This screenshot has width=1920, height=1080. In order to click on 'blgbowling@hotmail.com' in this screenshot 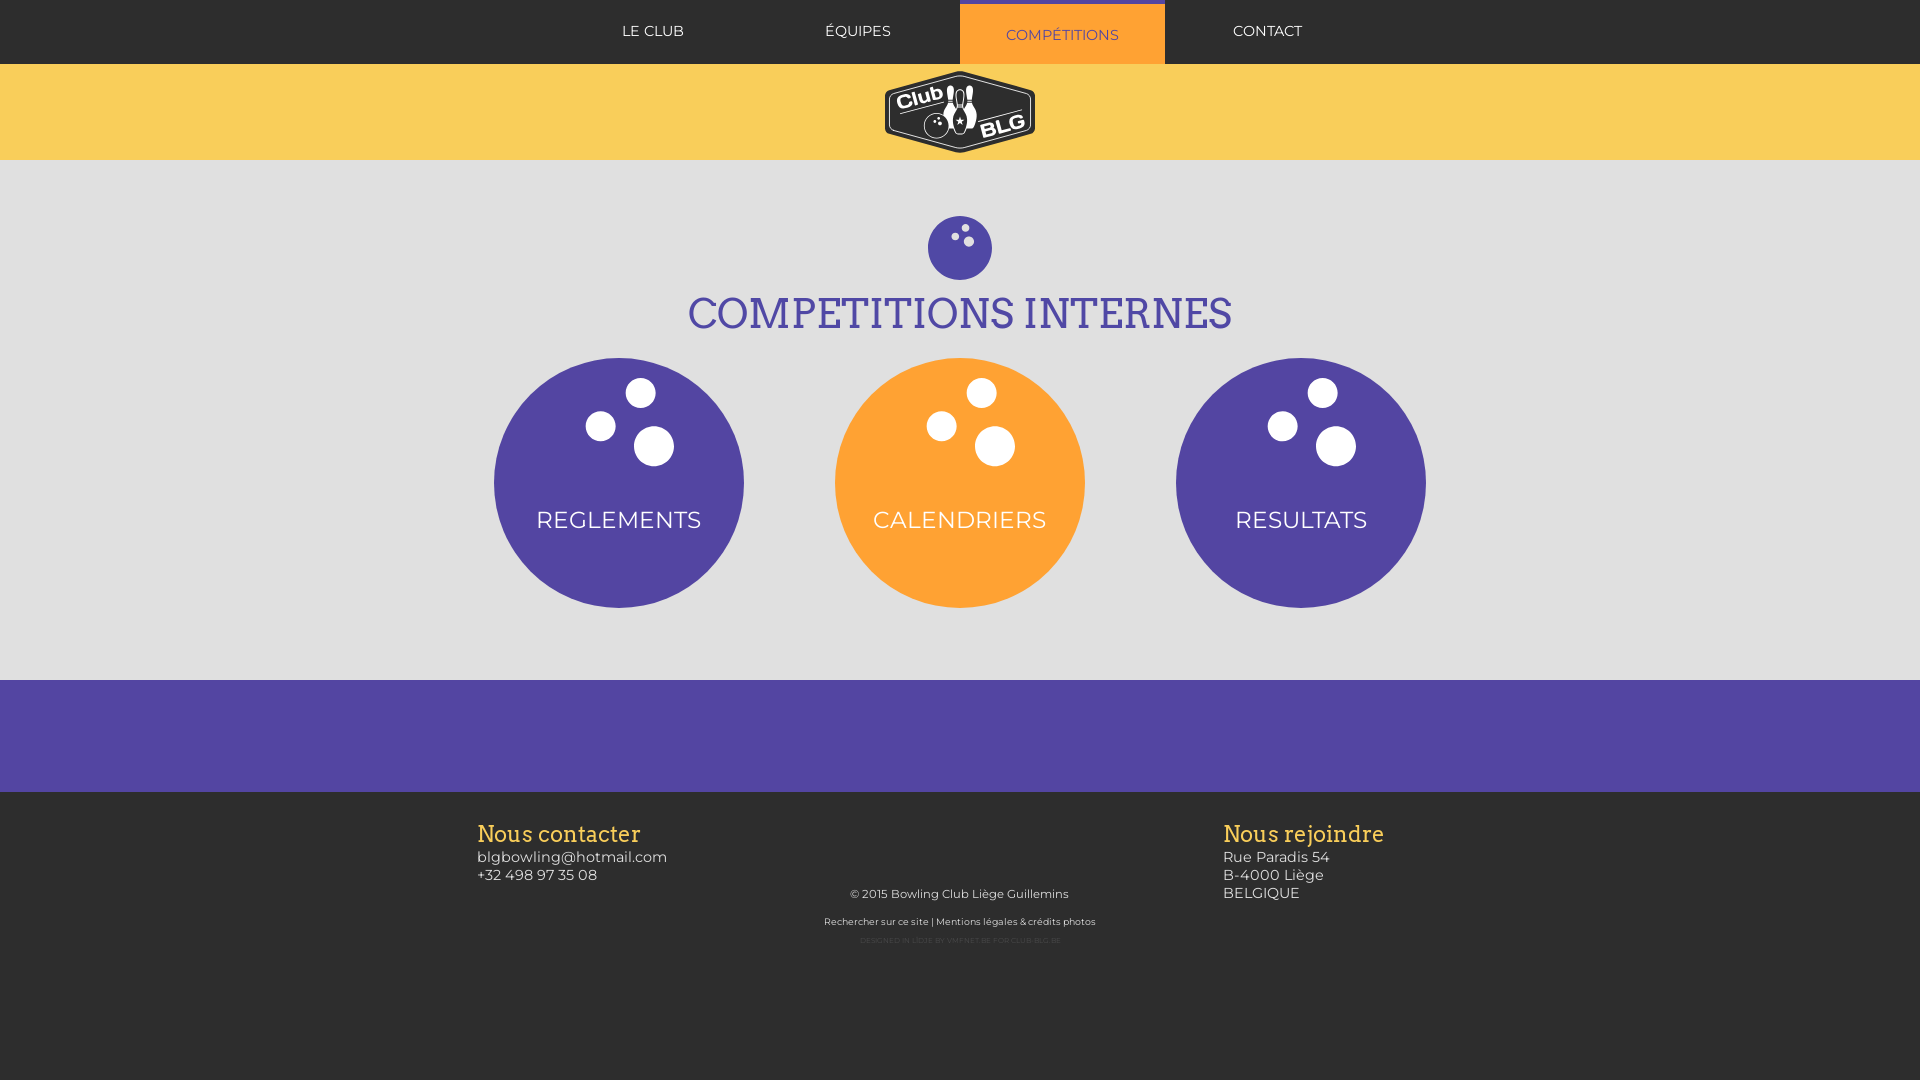, I will do `click(570, 855)`.